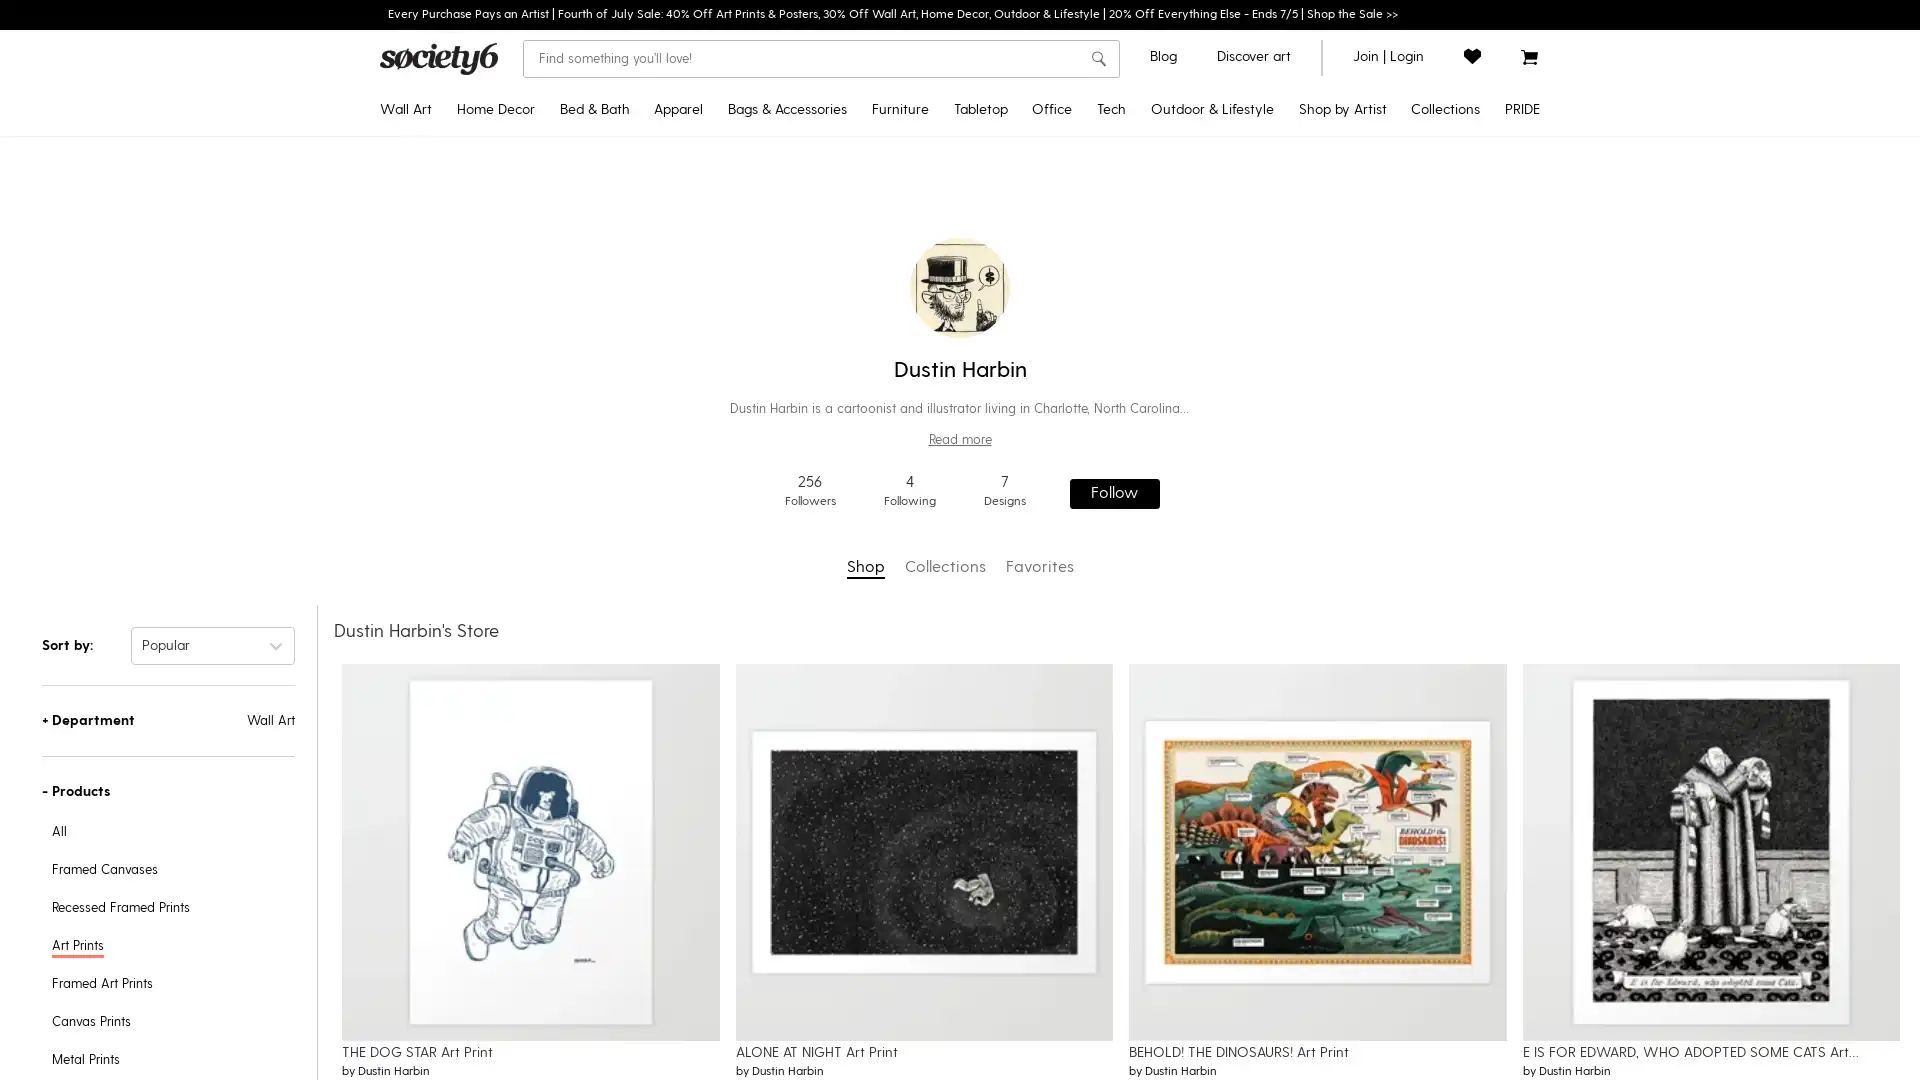  Describe the element at coordinates (801, 256) in the screenshot. I see `Duffle Bags` at that location.